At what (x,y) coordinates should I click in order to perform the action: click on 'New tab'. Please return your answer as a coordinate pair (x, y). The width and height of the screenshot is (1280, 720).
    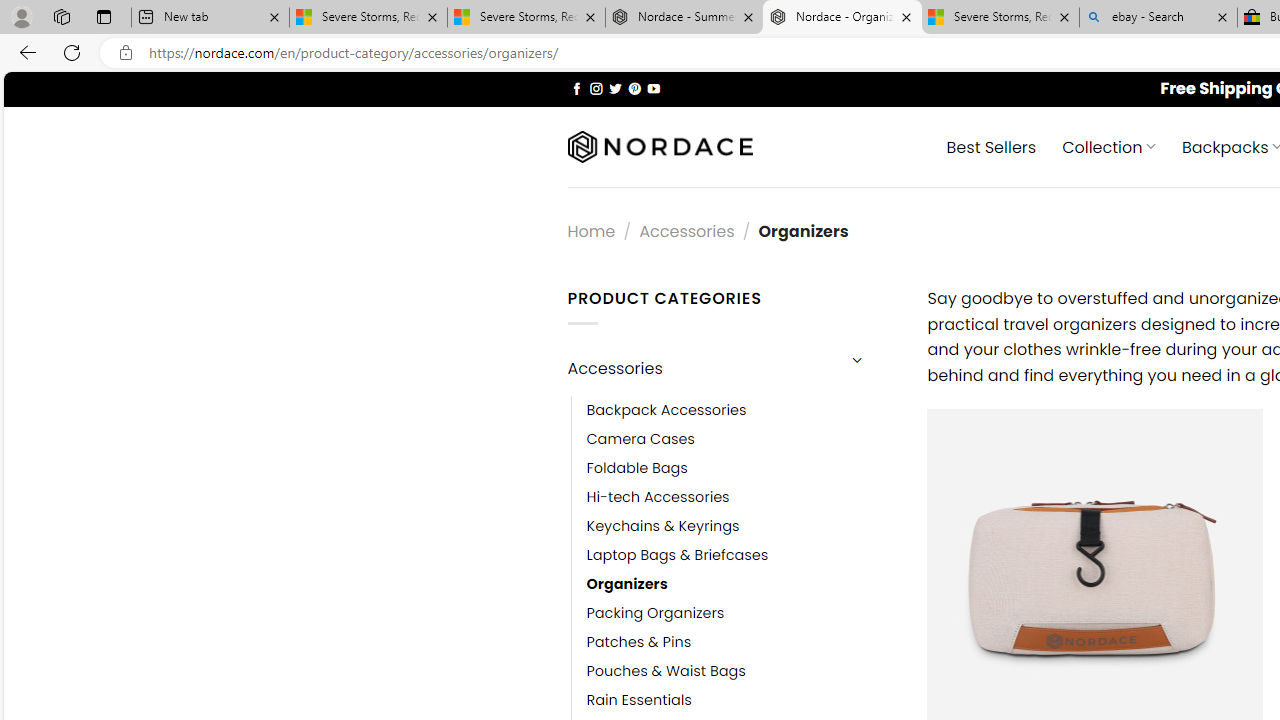
    Looking at the image, I should click on (210, 17).